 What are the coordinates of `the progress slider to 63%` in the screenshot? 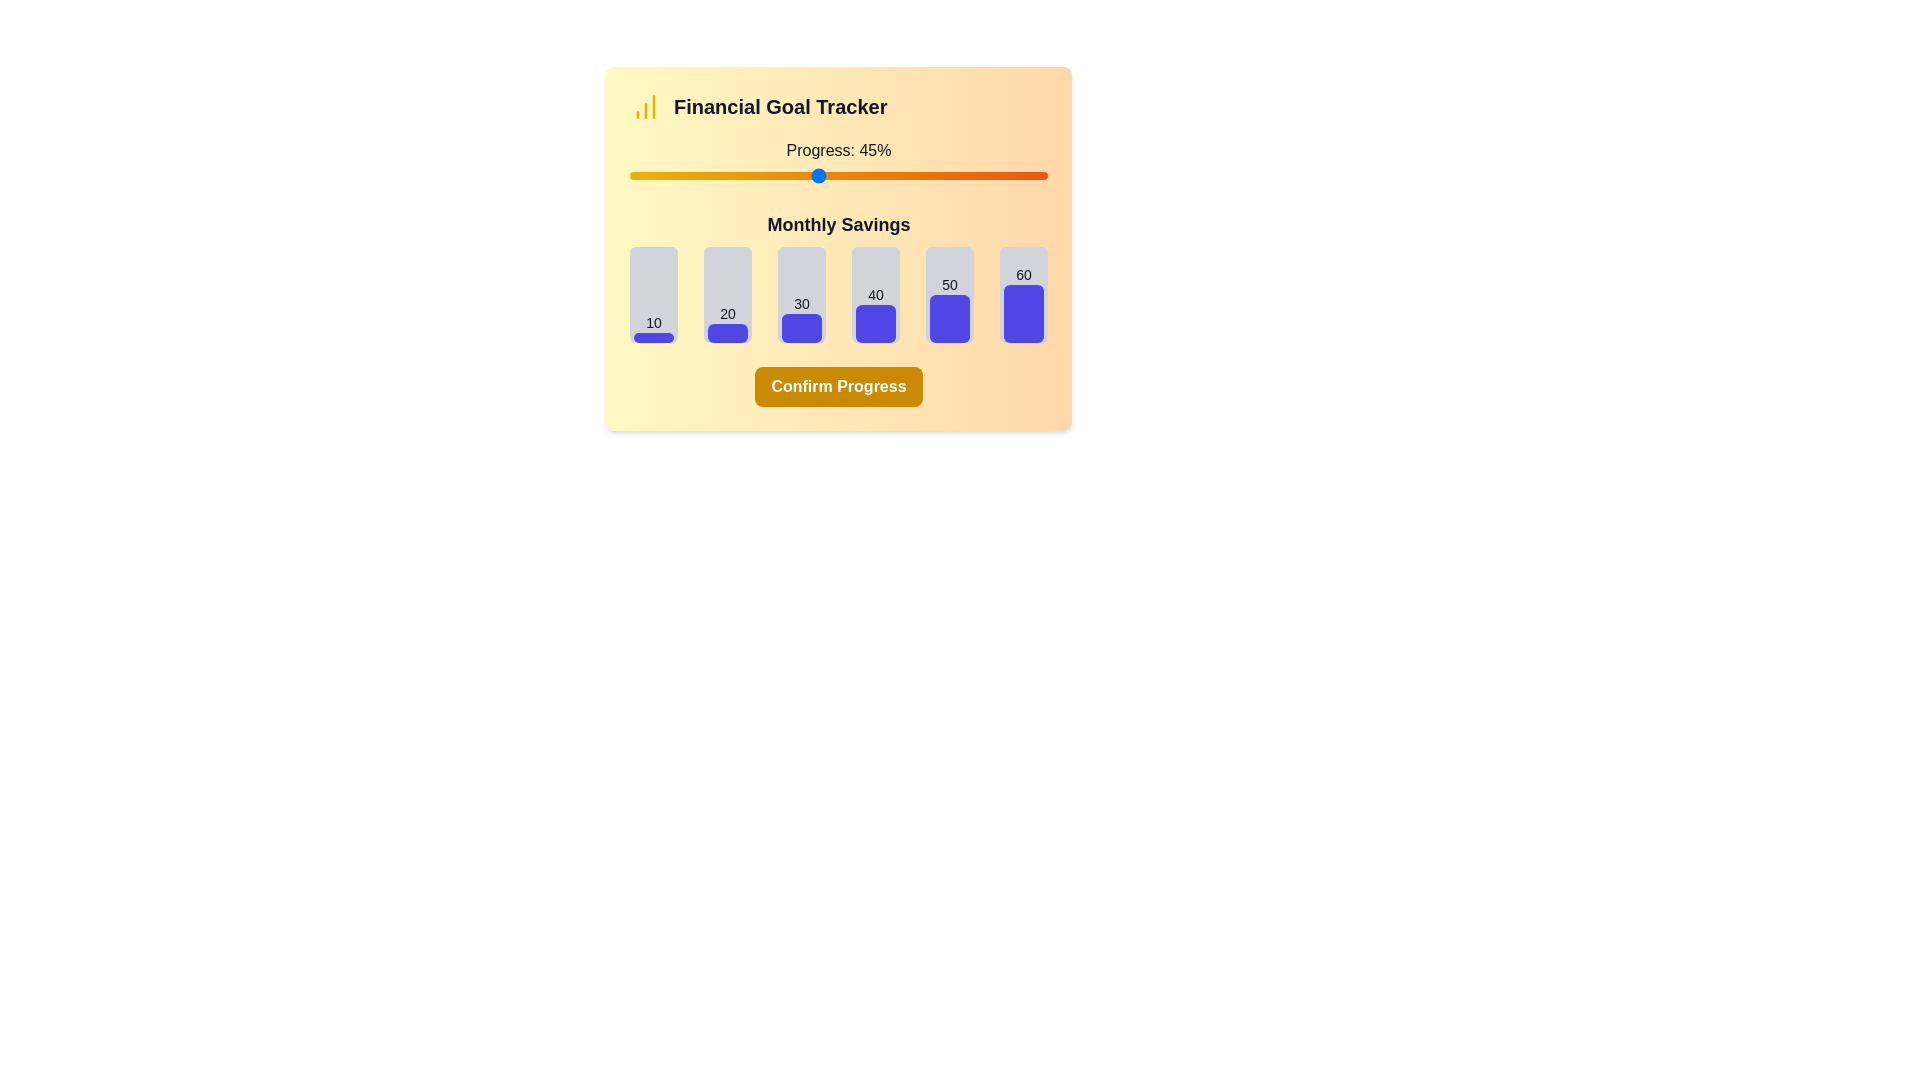 It's located at (892, 175).